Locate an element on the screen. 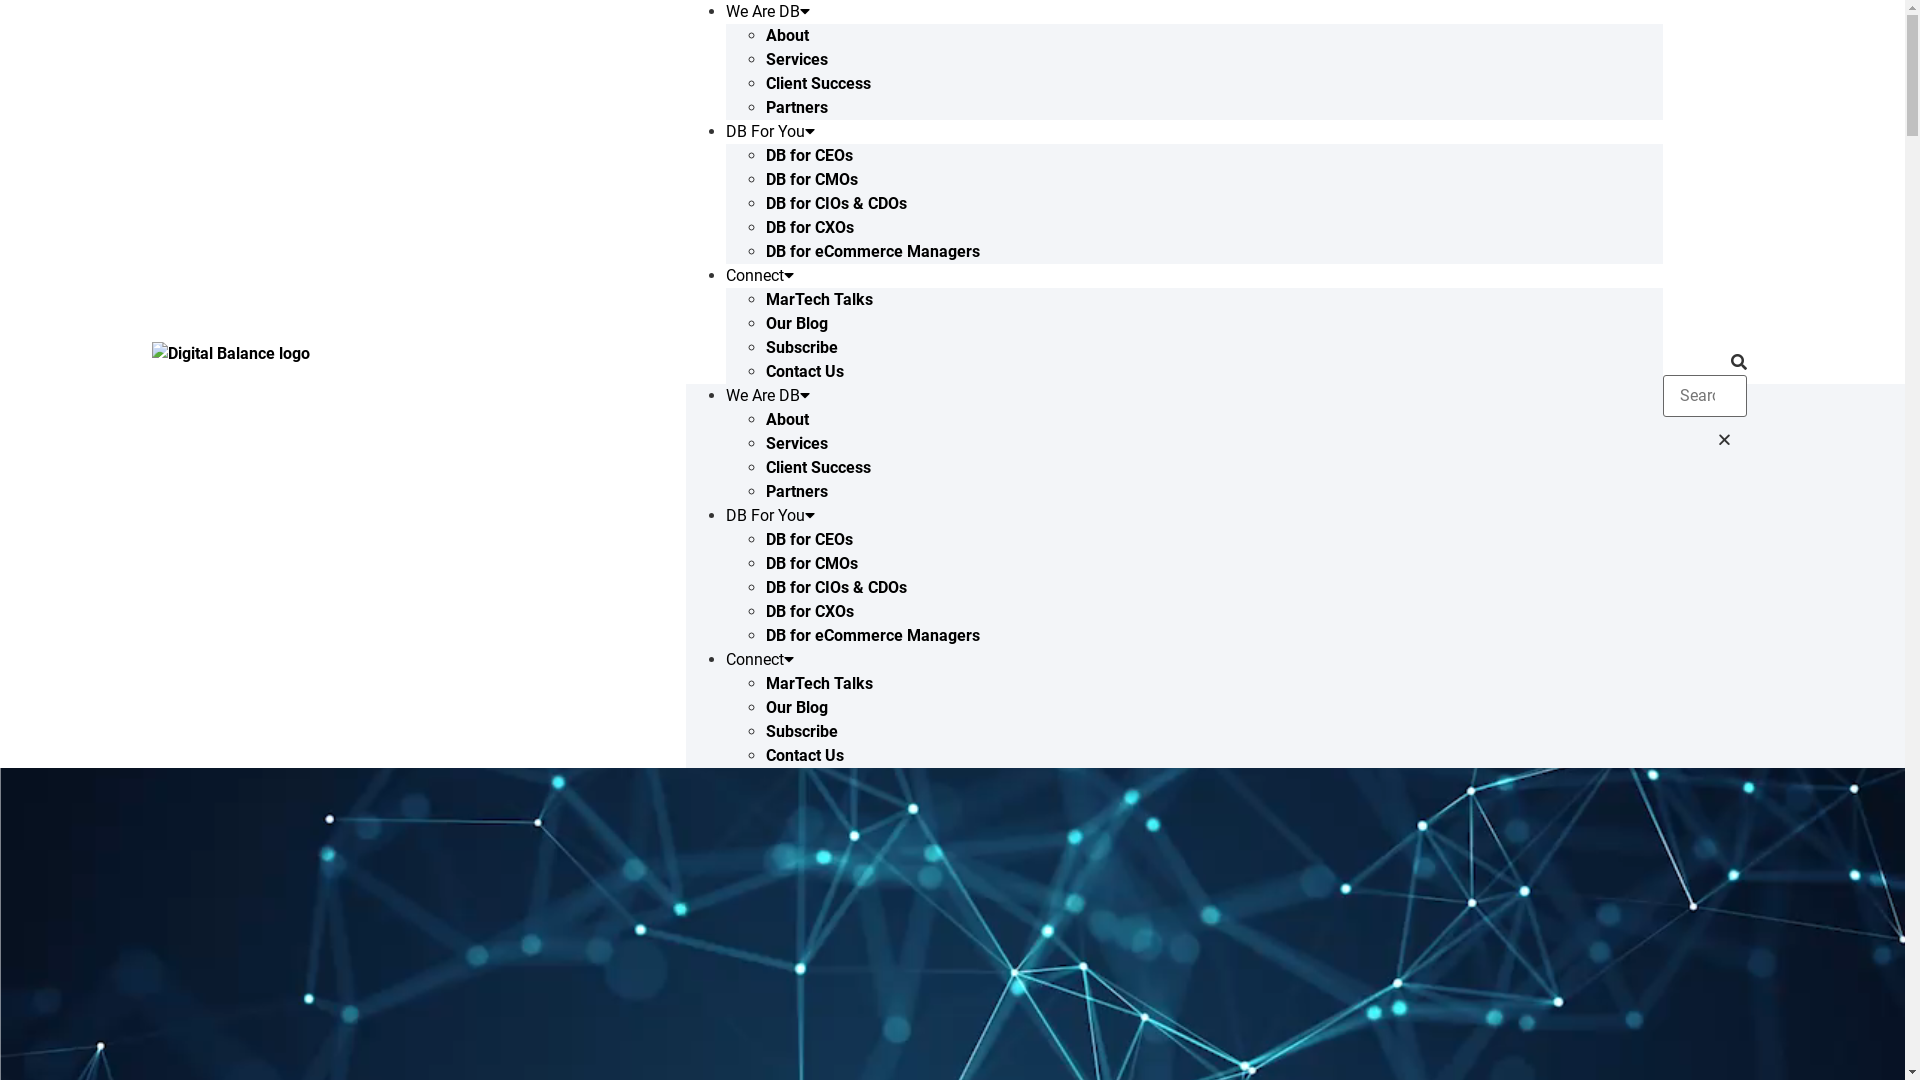 This screenshot has width=1920, height=1080. 'DB For You' is located at coordinates (769, 131).